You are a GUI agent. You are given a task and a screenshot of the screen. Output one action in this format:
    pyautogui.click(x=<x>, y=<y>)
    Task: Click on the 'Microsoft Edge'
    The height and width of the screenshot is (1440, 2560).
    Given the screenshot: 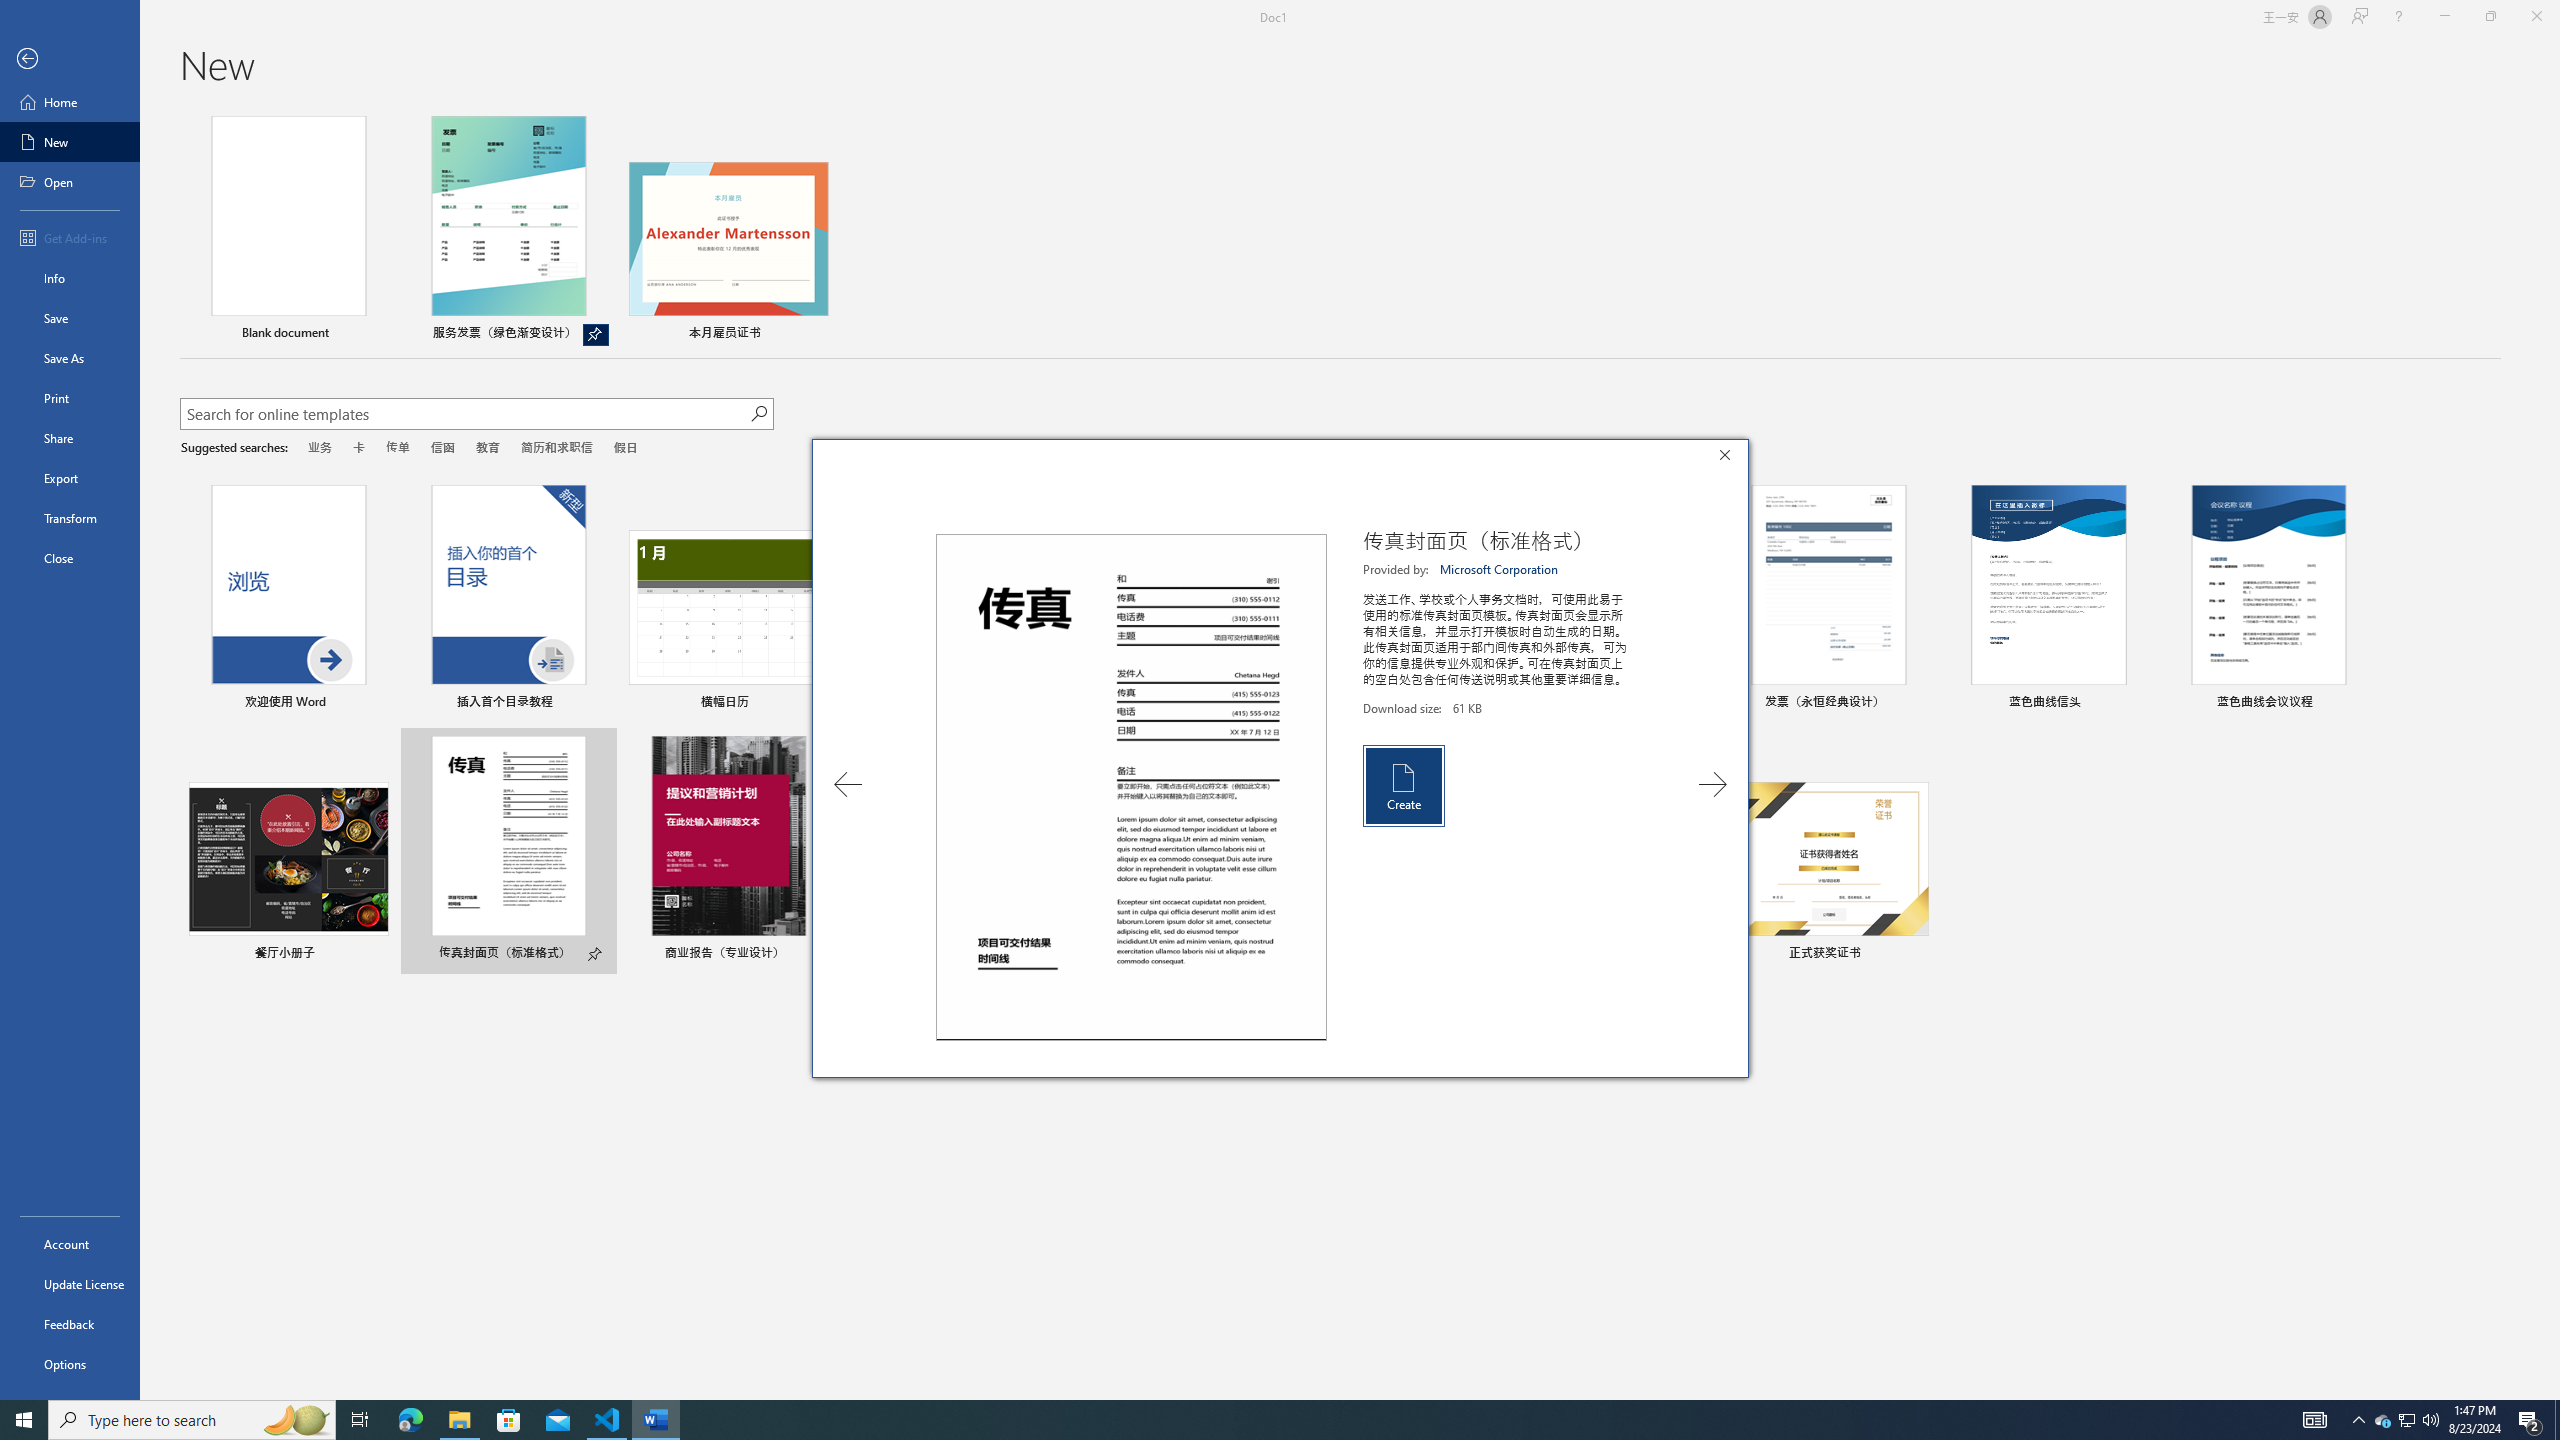 What is the action you would take?
    pyautogui.click(x=409, y=1418)
    